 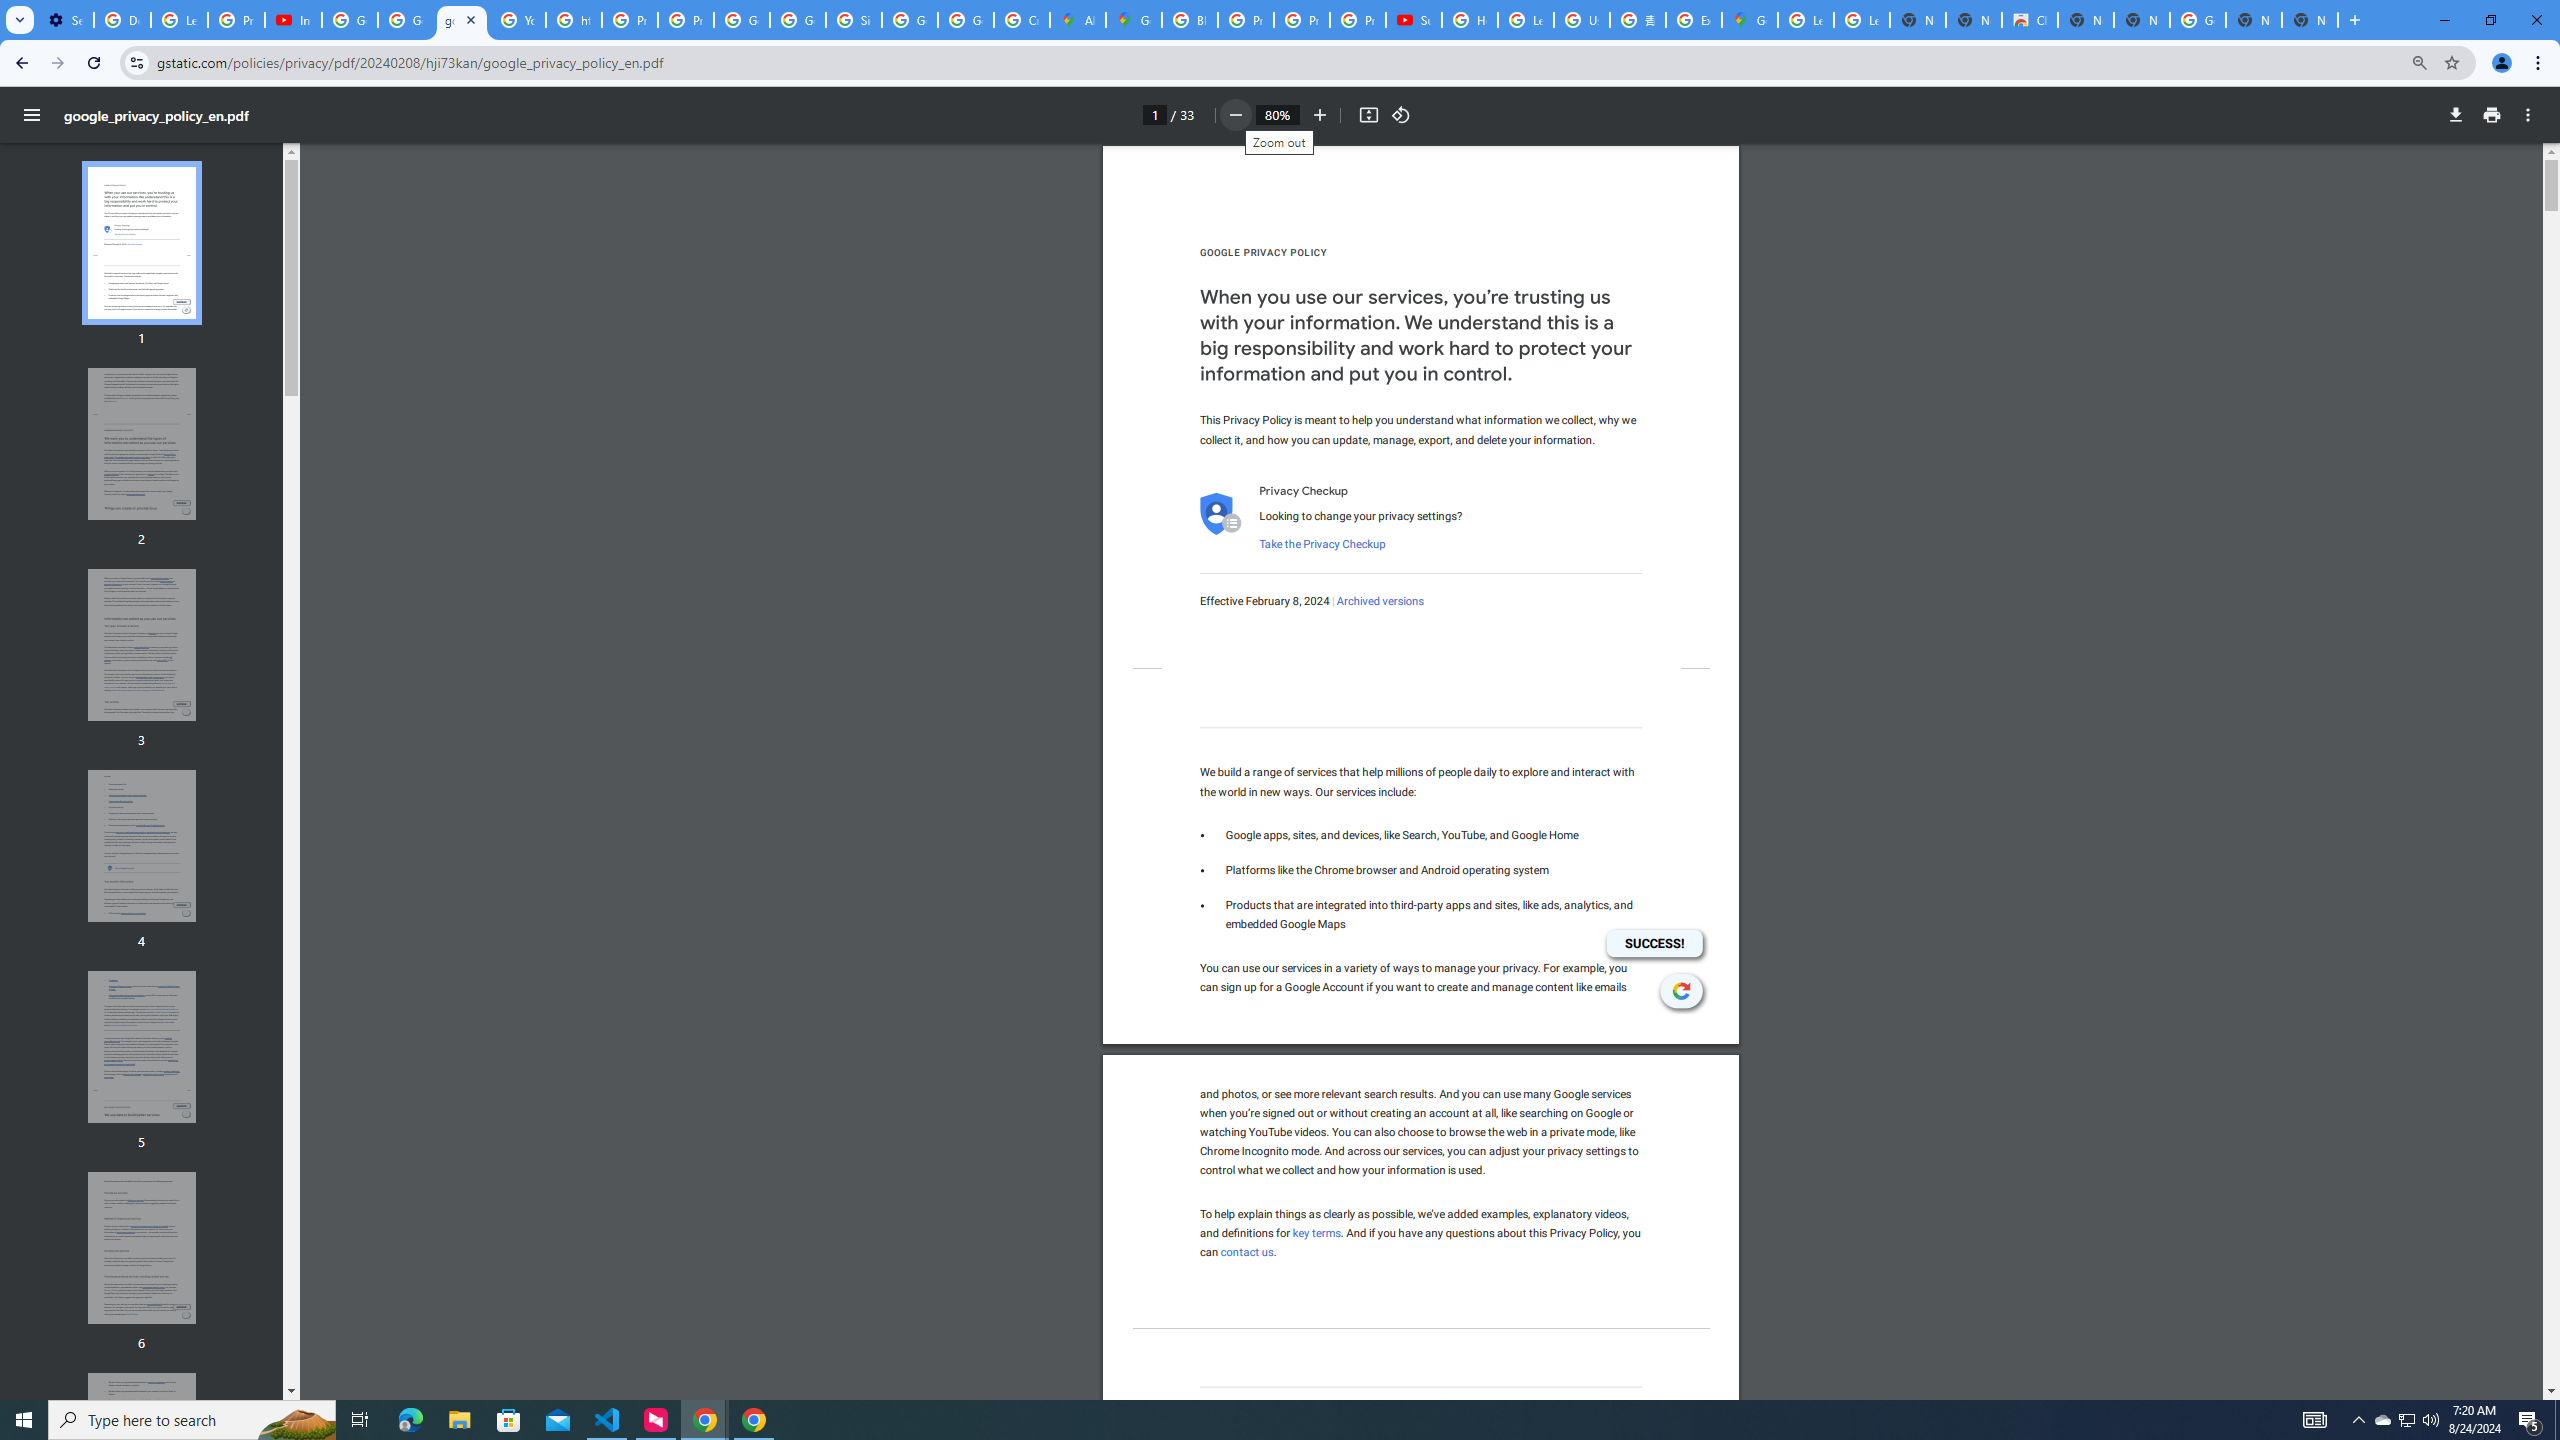 What do you see at coordinates (32, 114) in the screenshot?
I see `'Menu'` at bounding box center [32, 114].